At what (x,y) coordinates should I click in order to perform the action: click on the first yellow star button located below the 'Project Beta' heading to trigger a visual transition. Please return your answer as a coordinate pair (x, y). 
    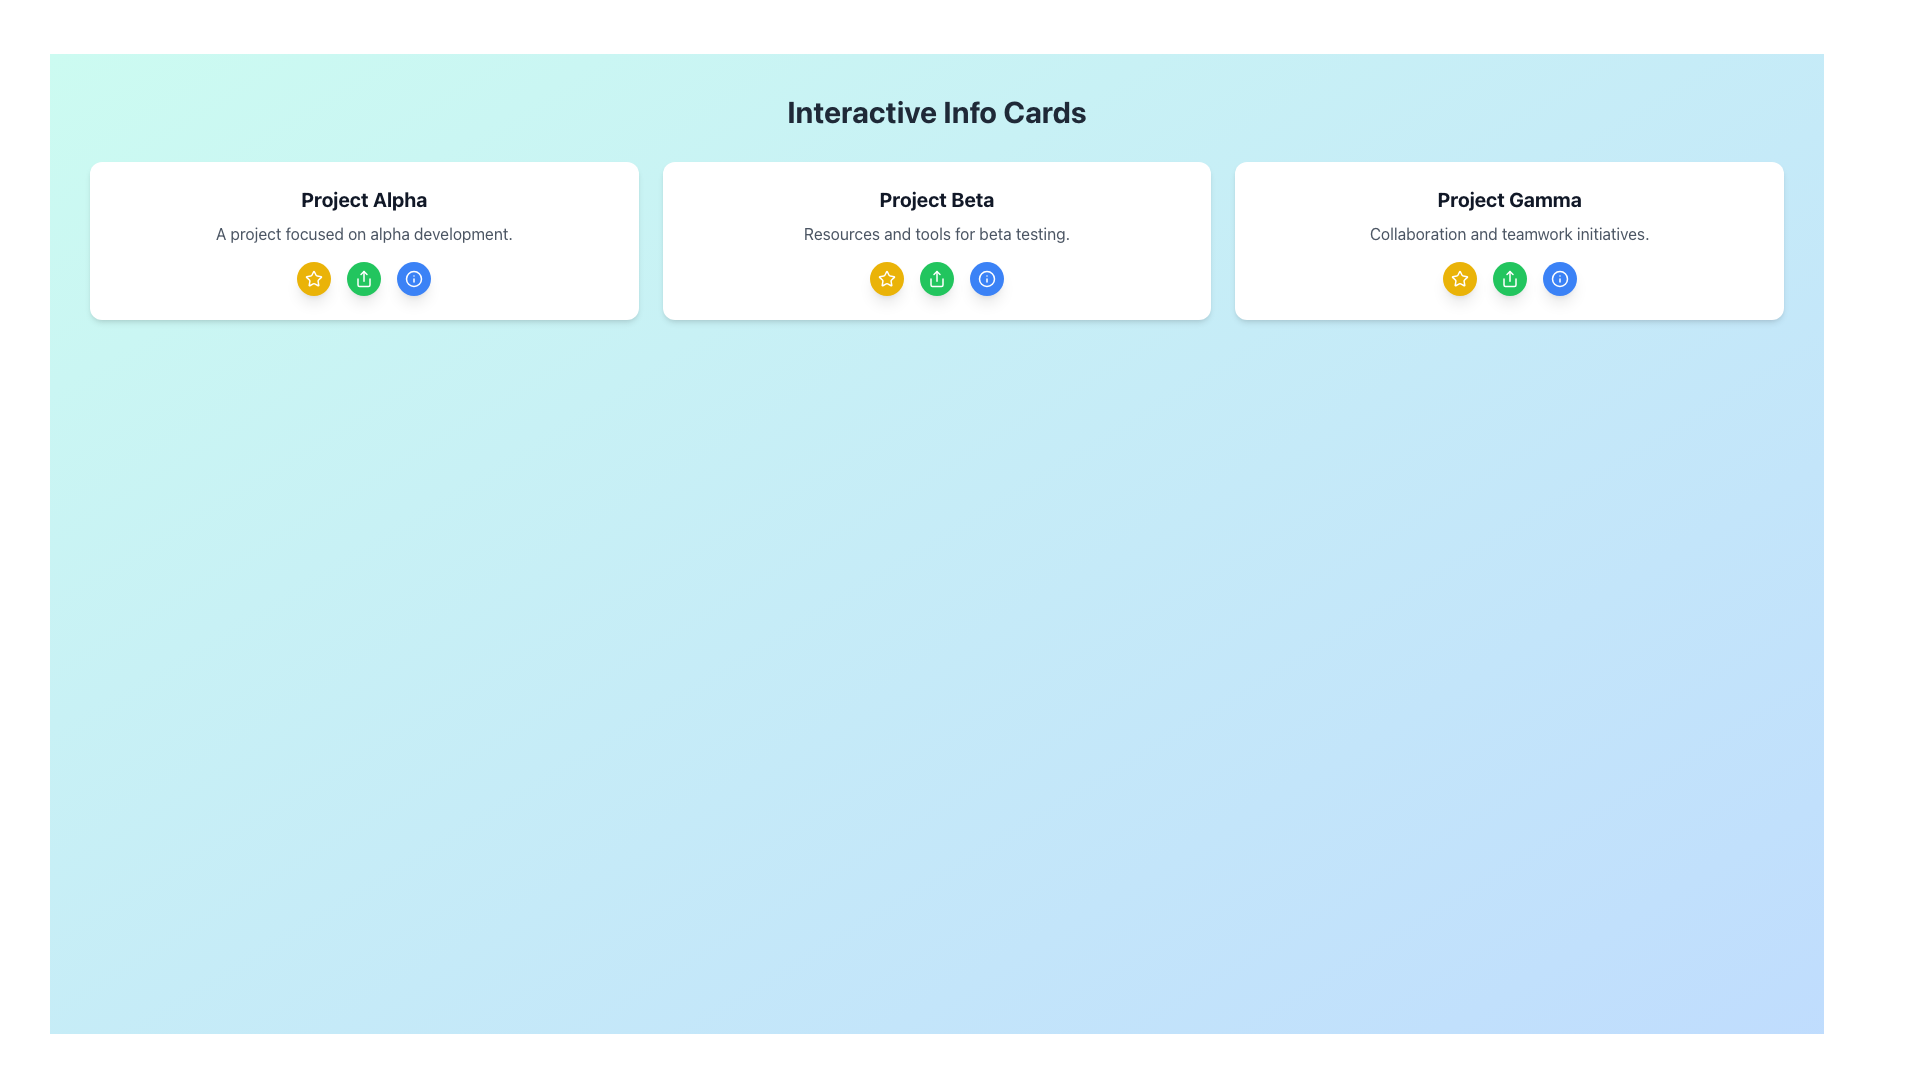
    Looking at the image, I should click on (886, 278).